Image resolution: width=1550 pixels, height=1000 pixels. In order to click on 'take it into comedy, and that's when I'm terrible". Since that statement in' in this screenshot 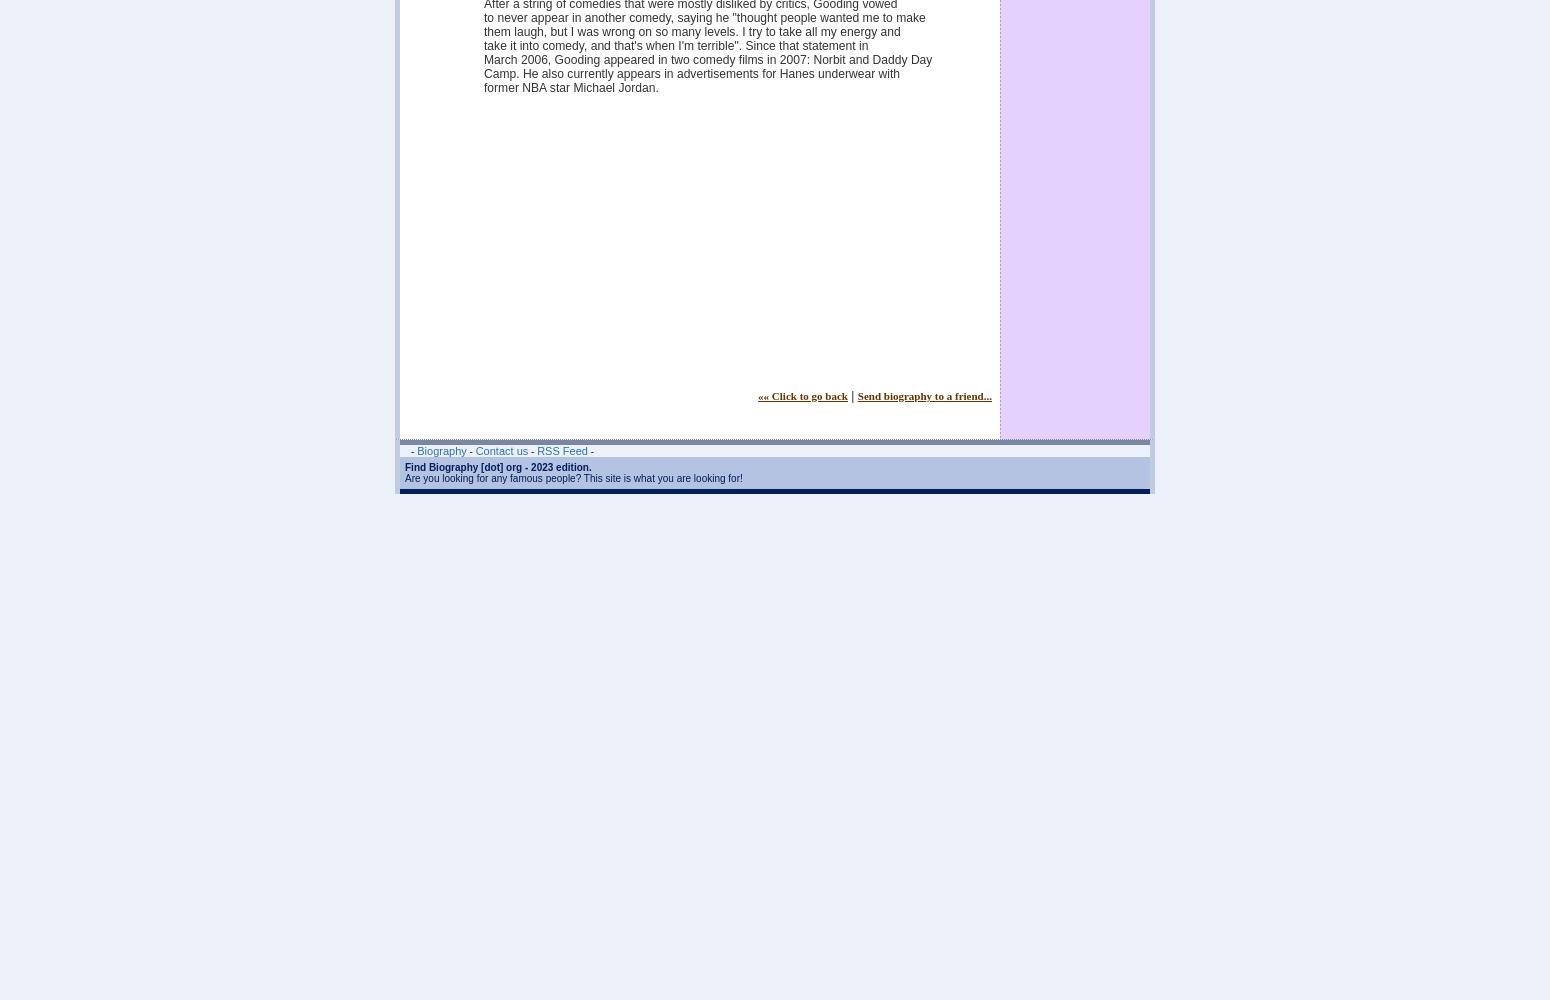, I will do `click(483, 46)`.